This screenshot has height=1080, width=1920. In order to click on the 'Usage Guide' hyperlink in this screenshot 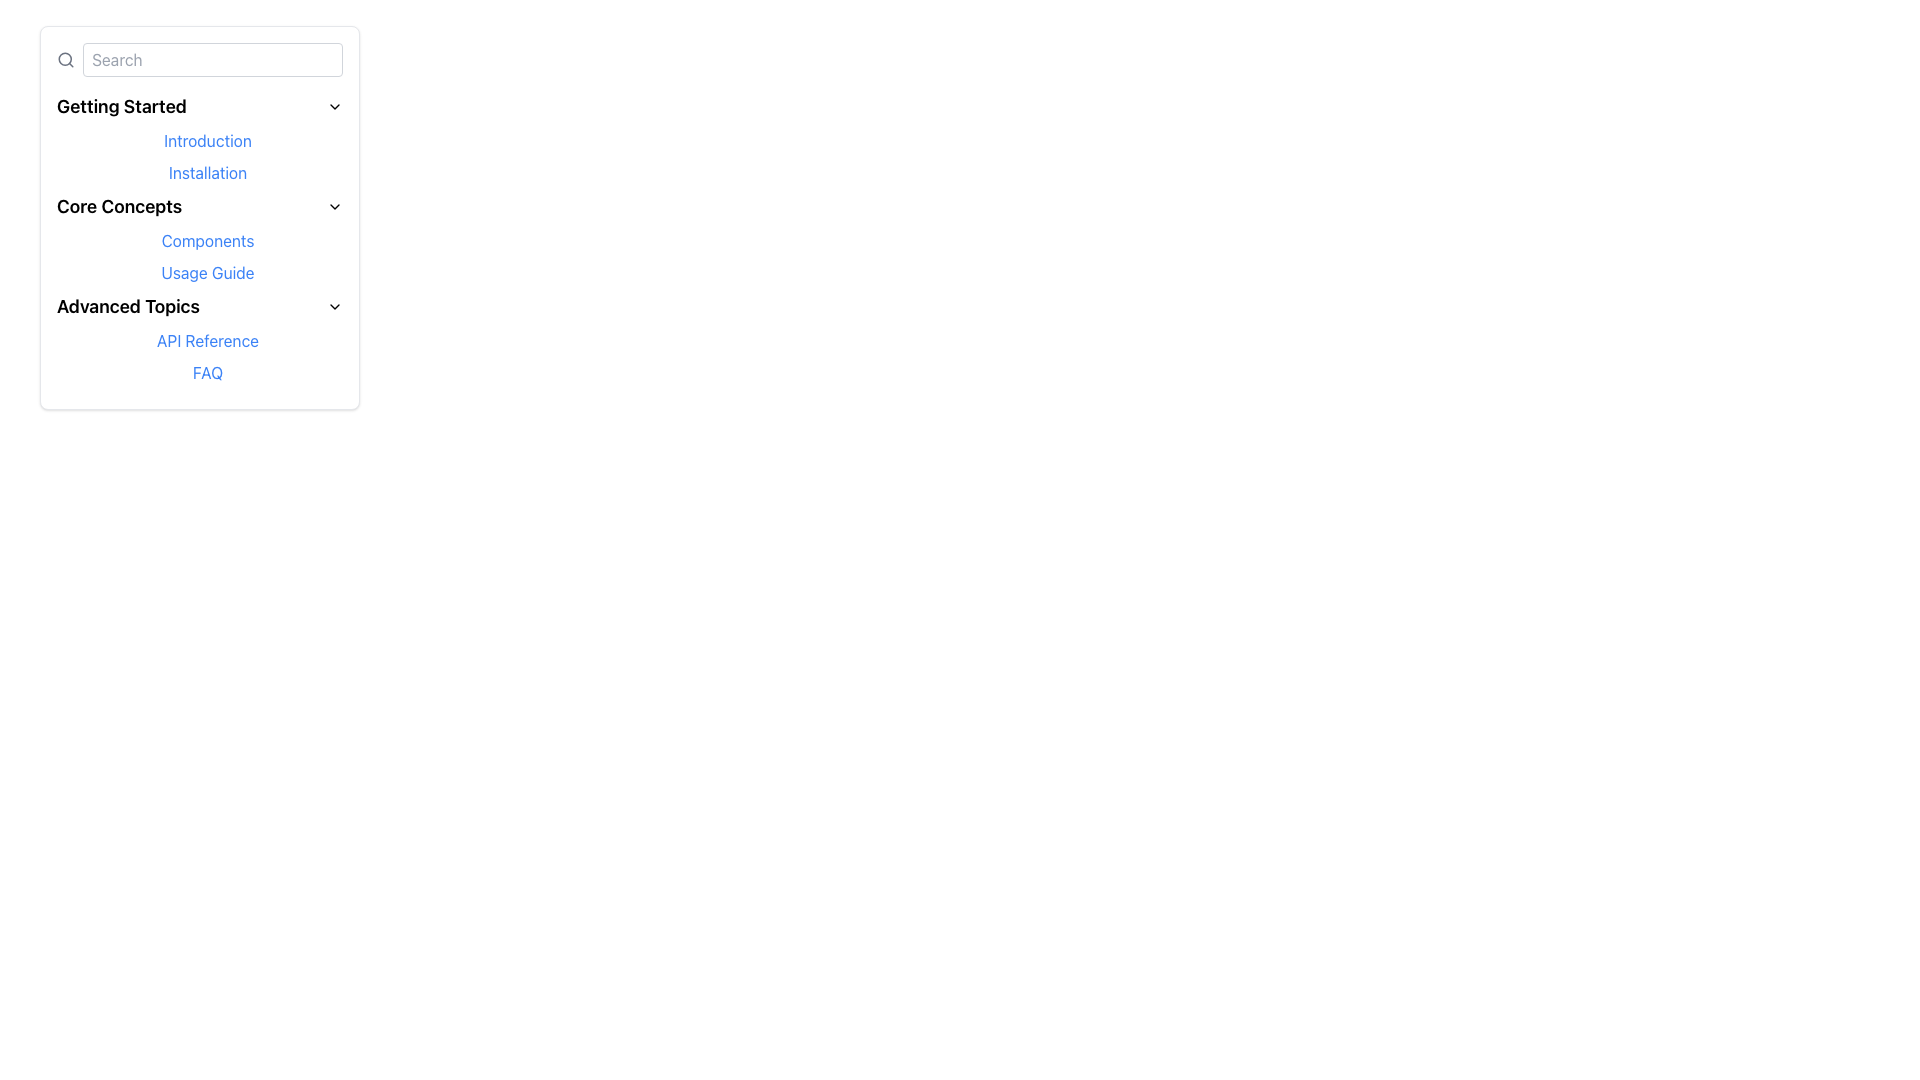, I will do `click(207, 273)`.